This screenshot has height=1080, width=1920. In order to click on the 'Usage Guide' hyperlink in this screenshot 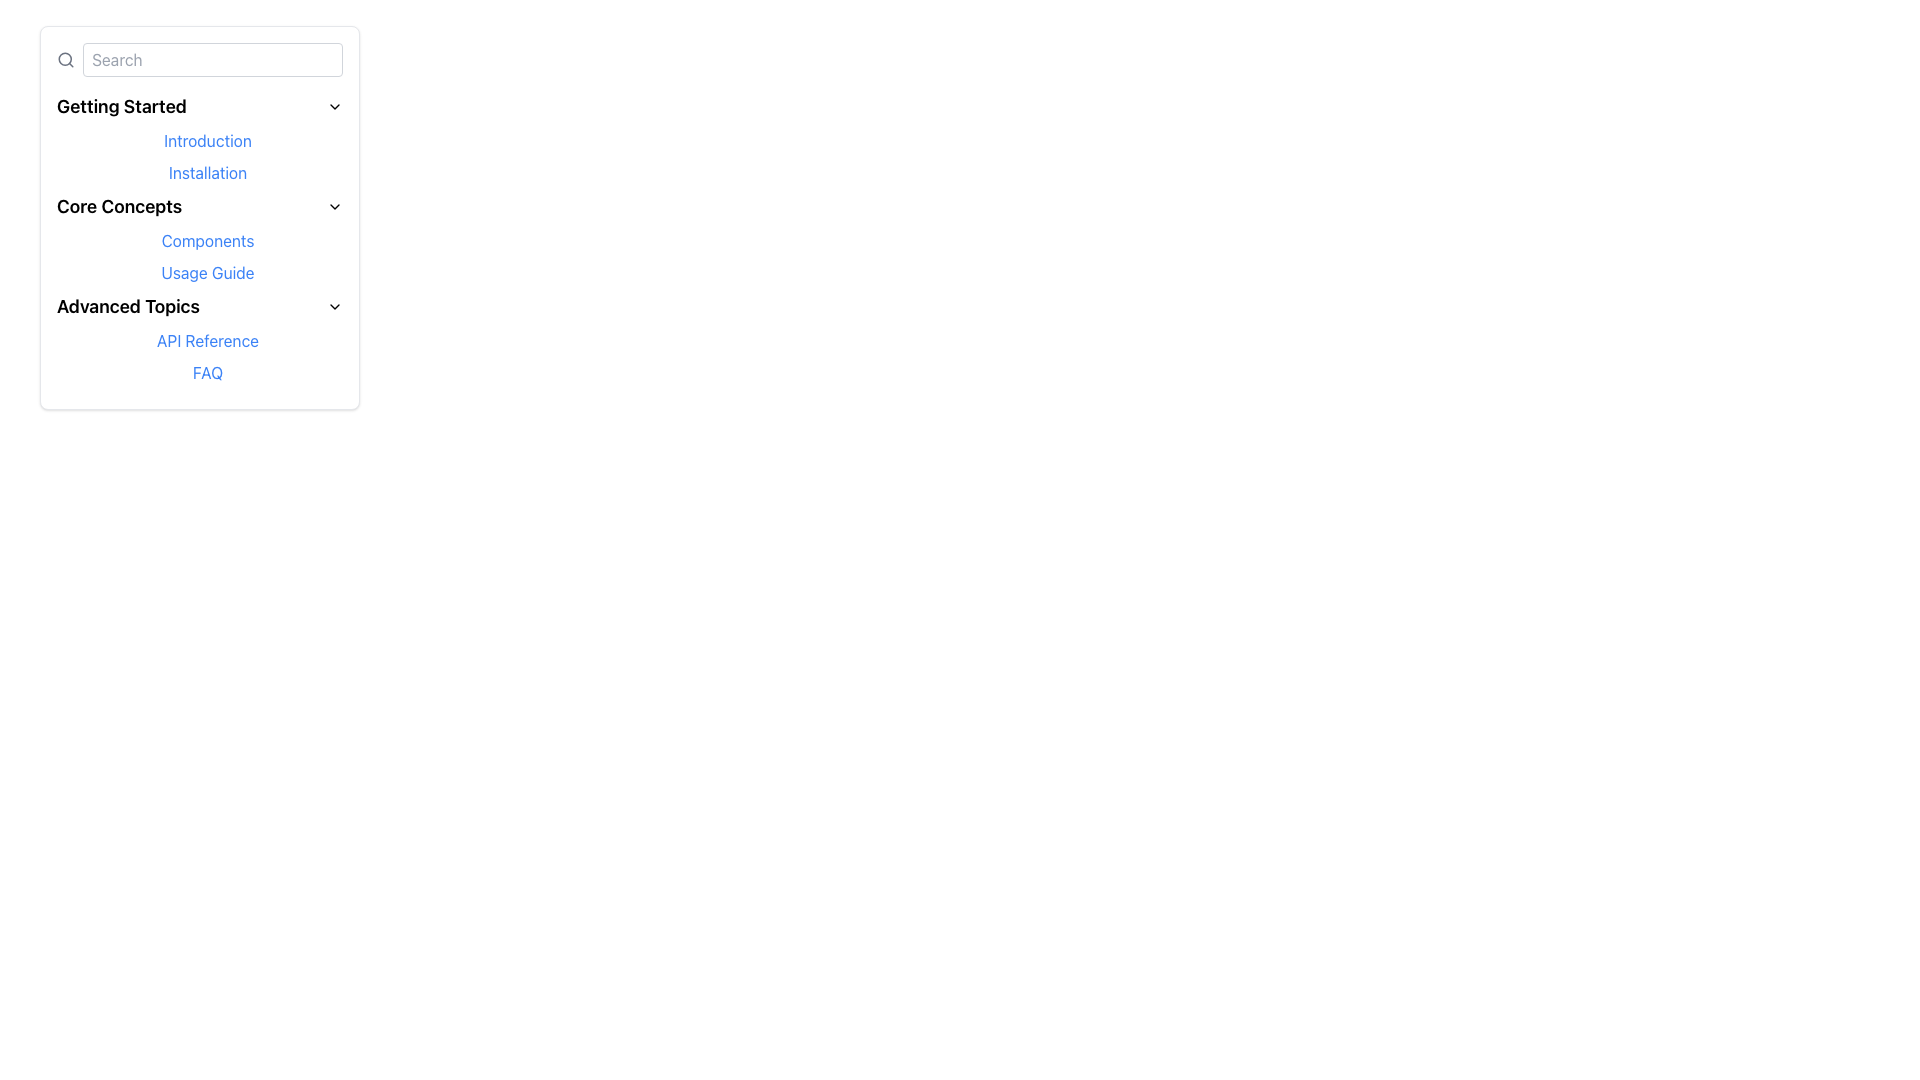, I will do `click(207, 273)`.